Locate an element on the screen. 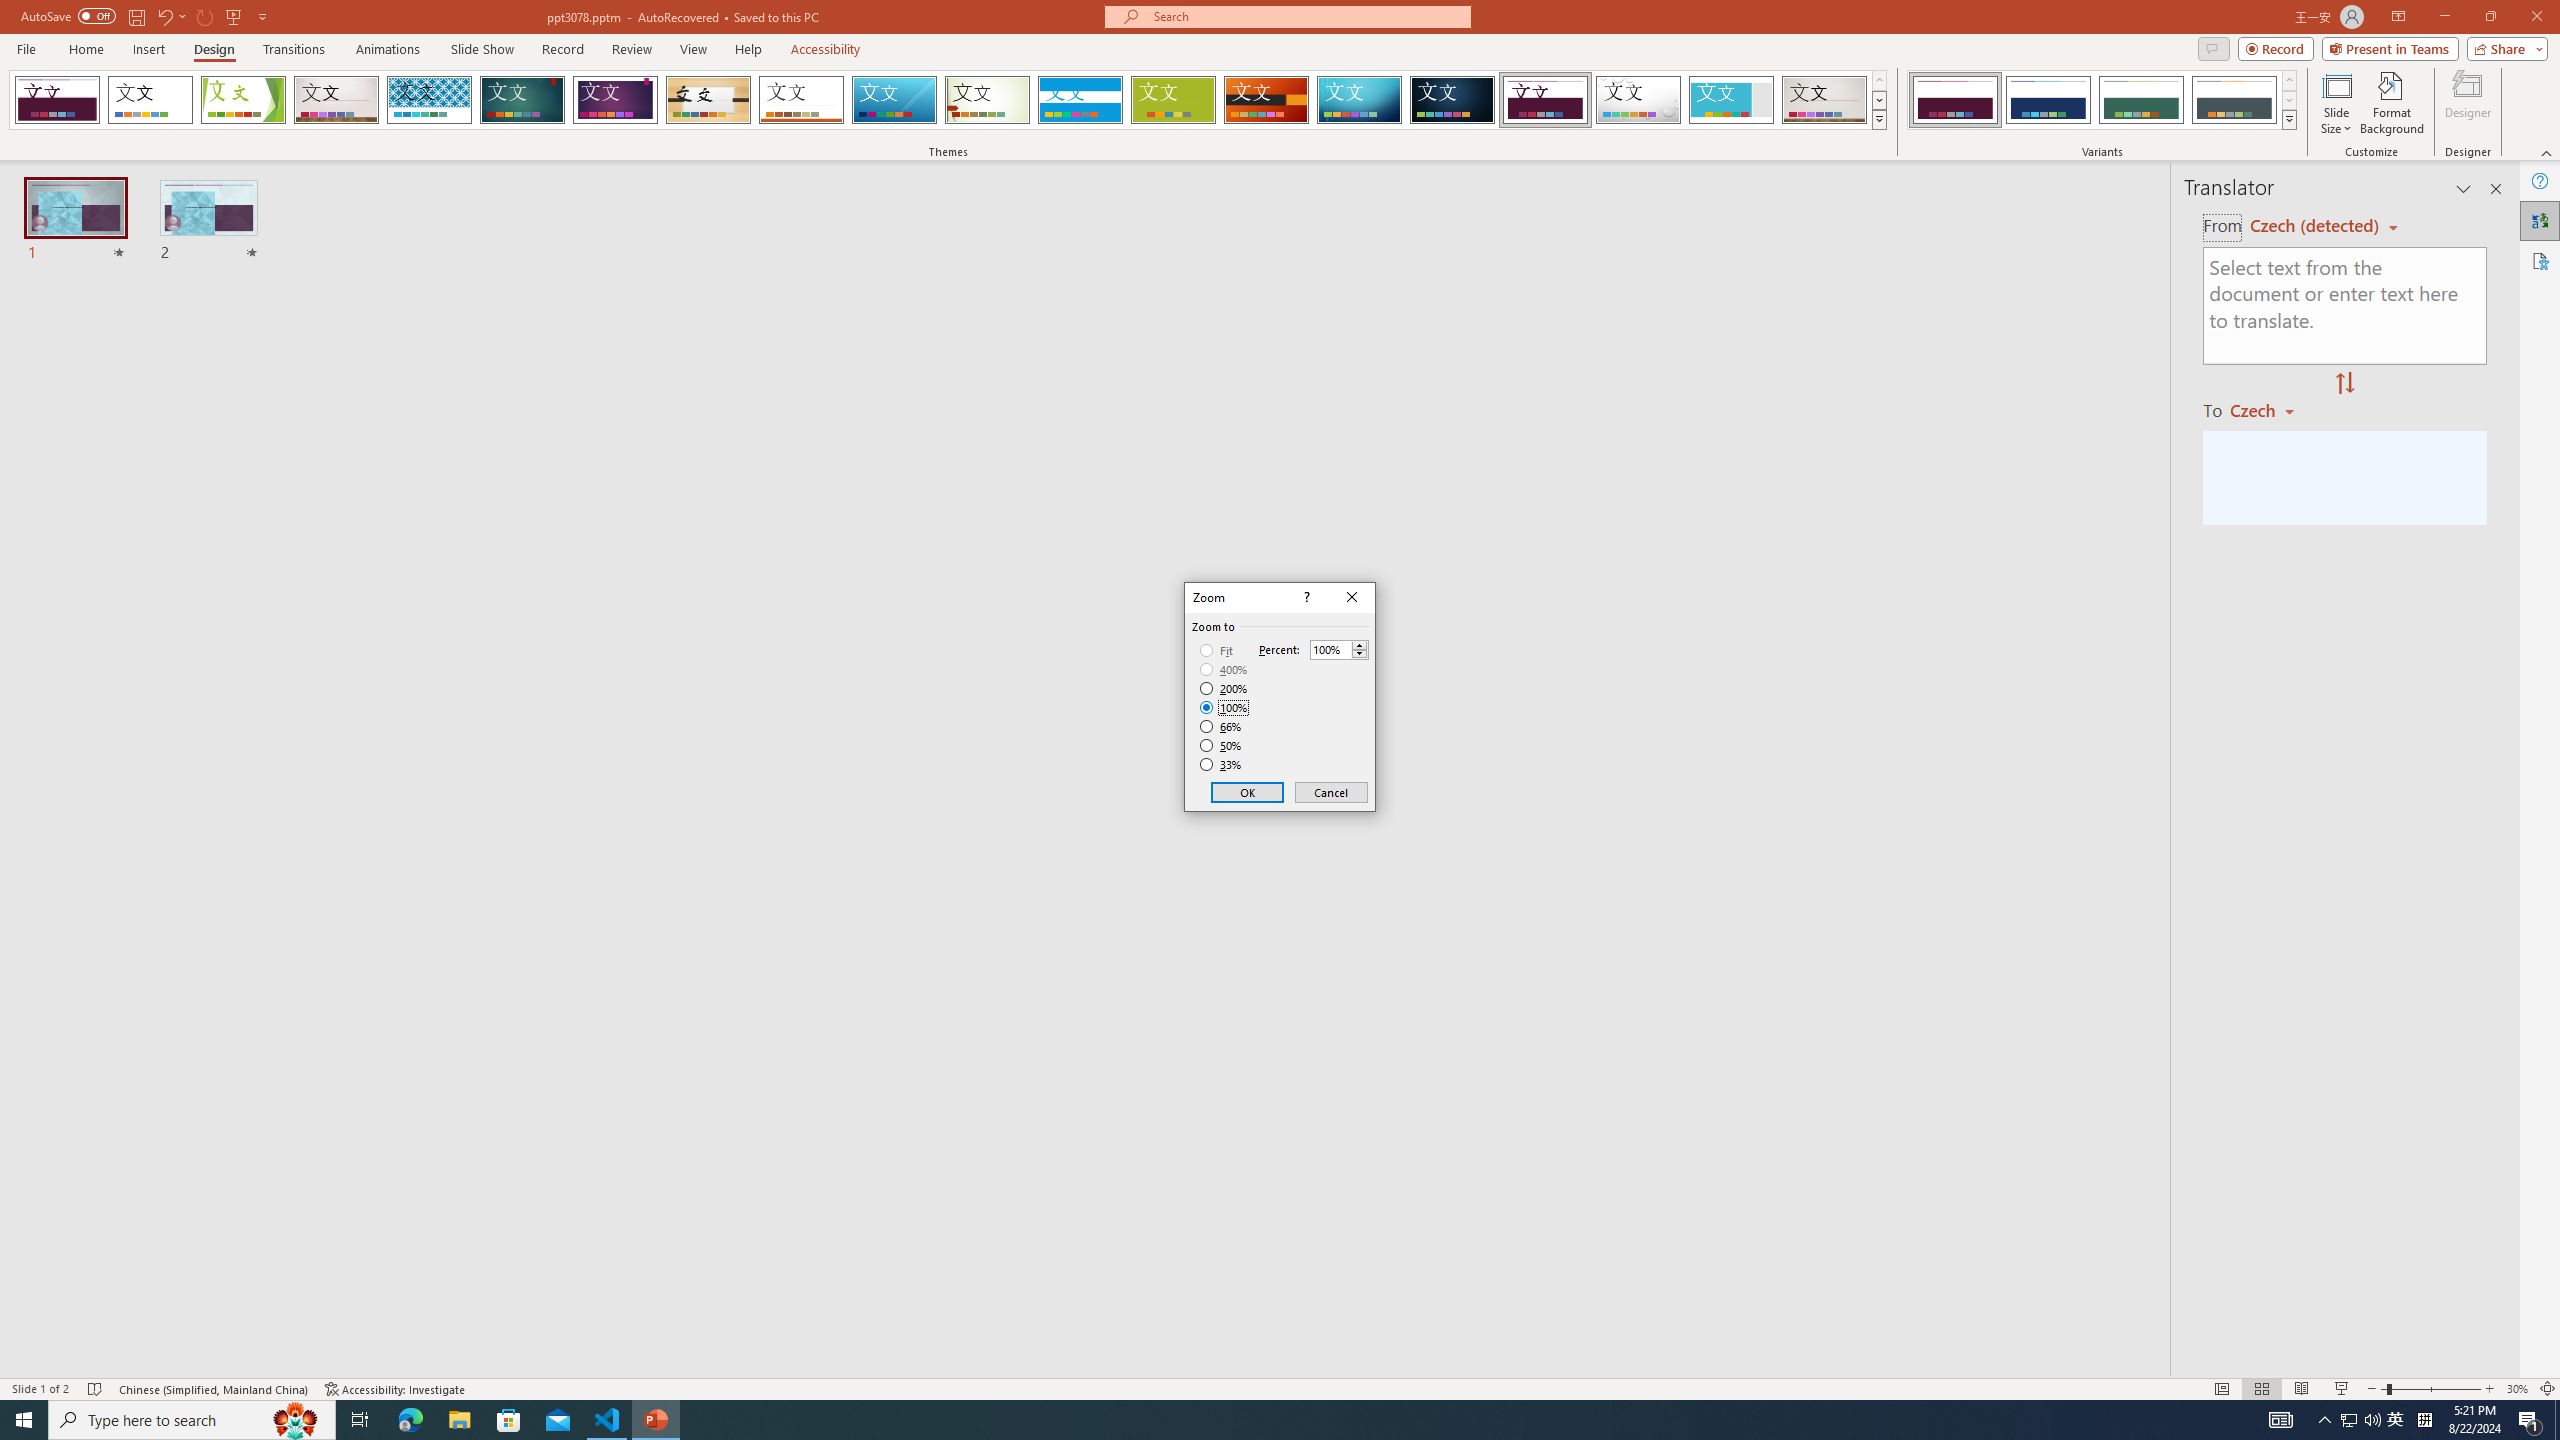 Image resolution: width=2560 pixels, height=1440 pixels. 'Dividend Variant 3' is located at coordinates (2140, 99).